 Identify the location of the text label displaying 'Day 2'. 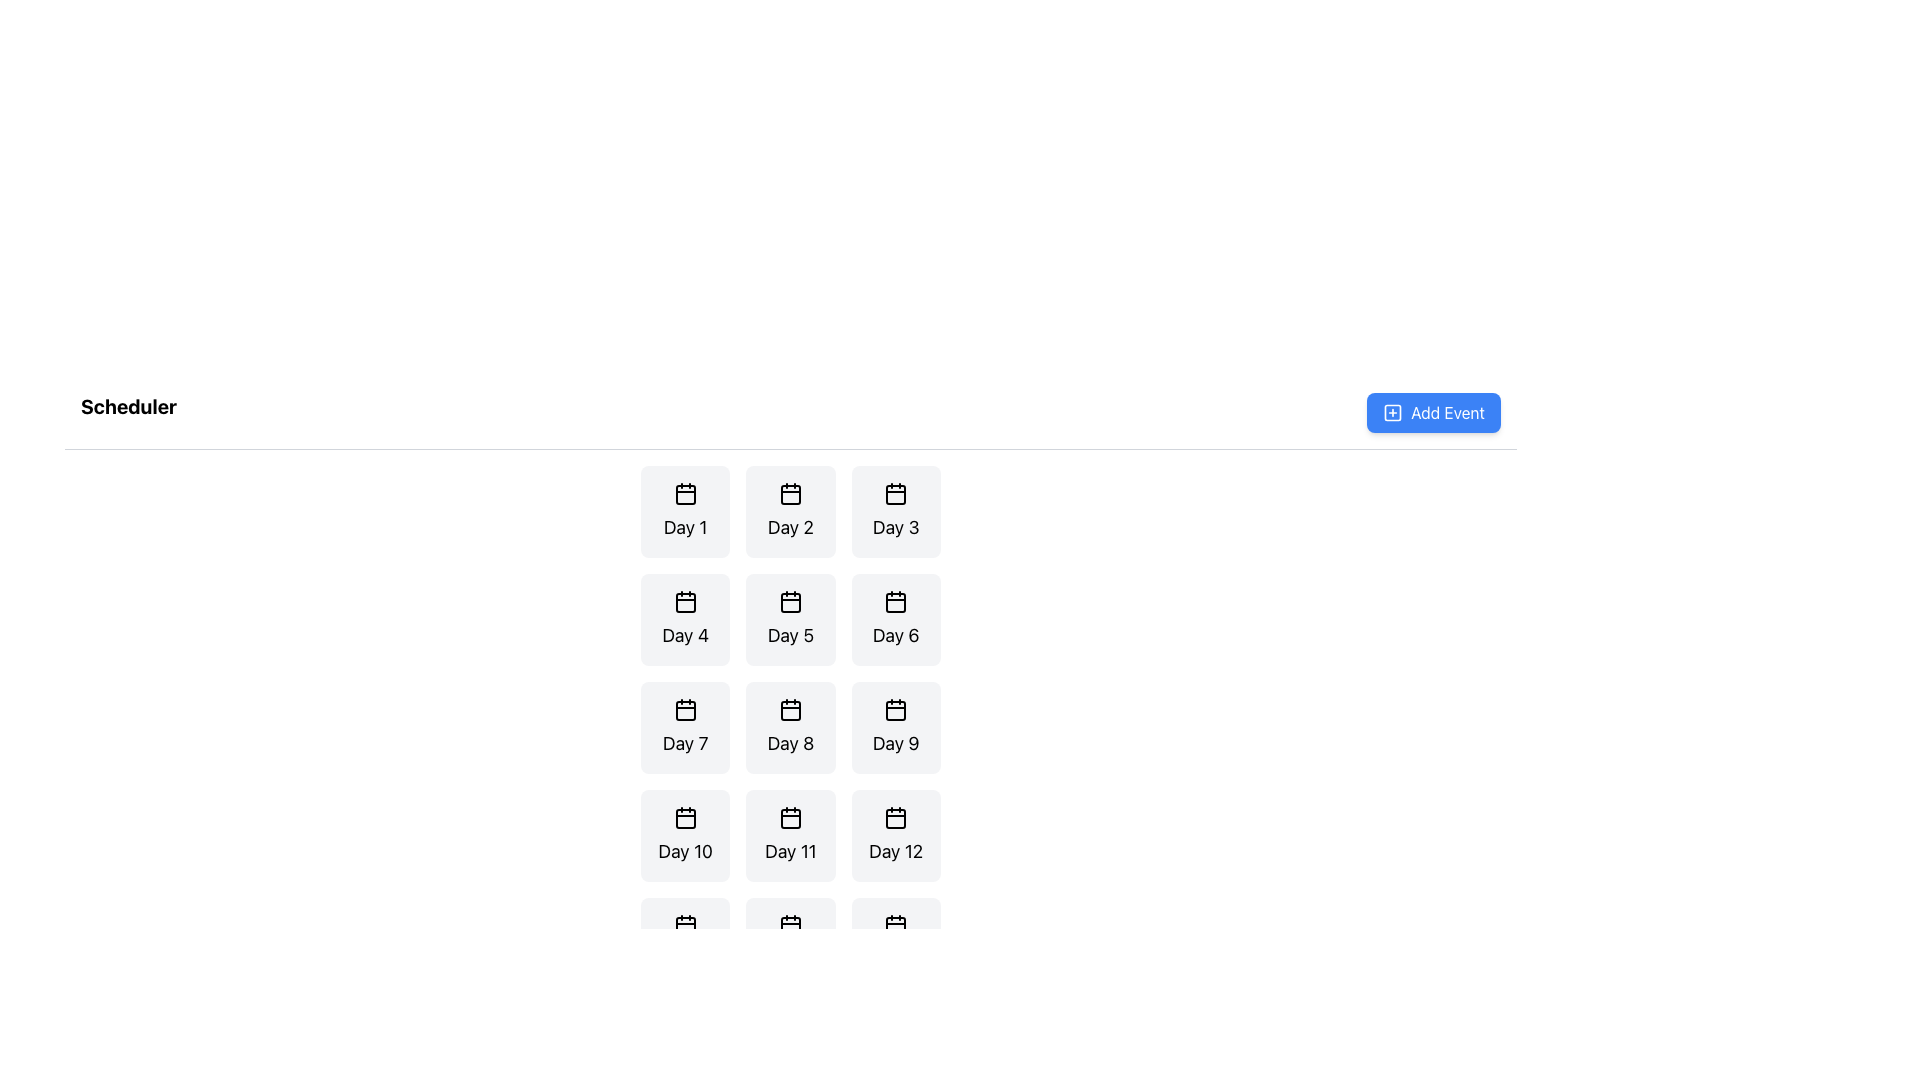
(790, 527).